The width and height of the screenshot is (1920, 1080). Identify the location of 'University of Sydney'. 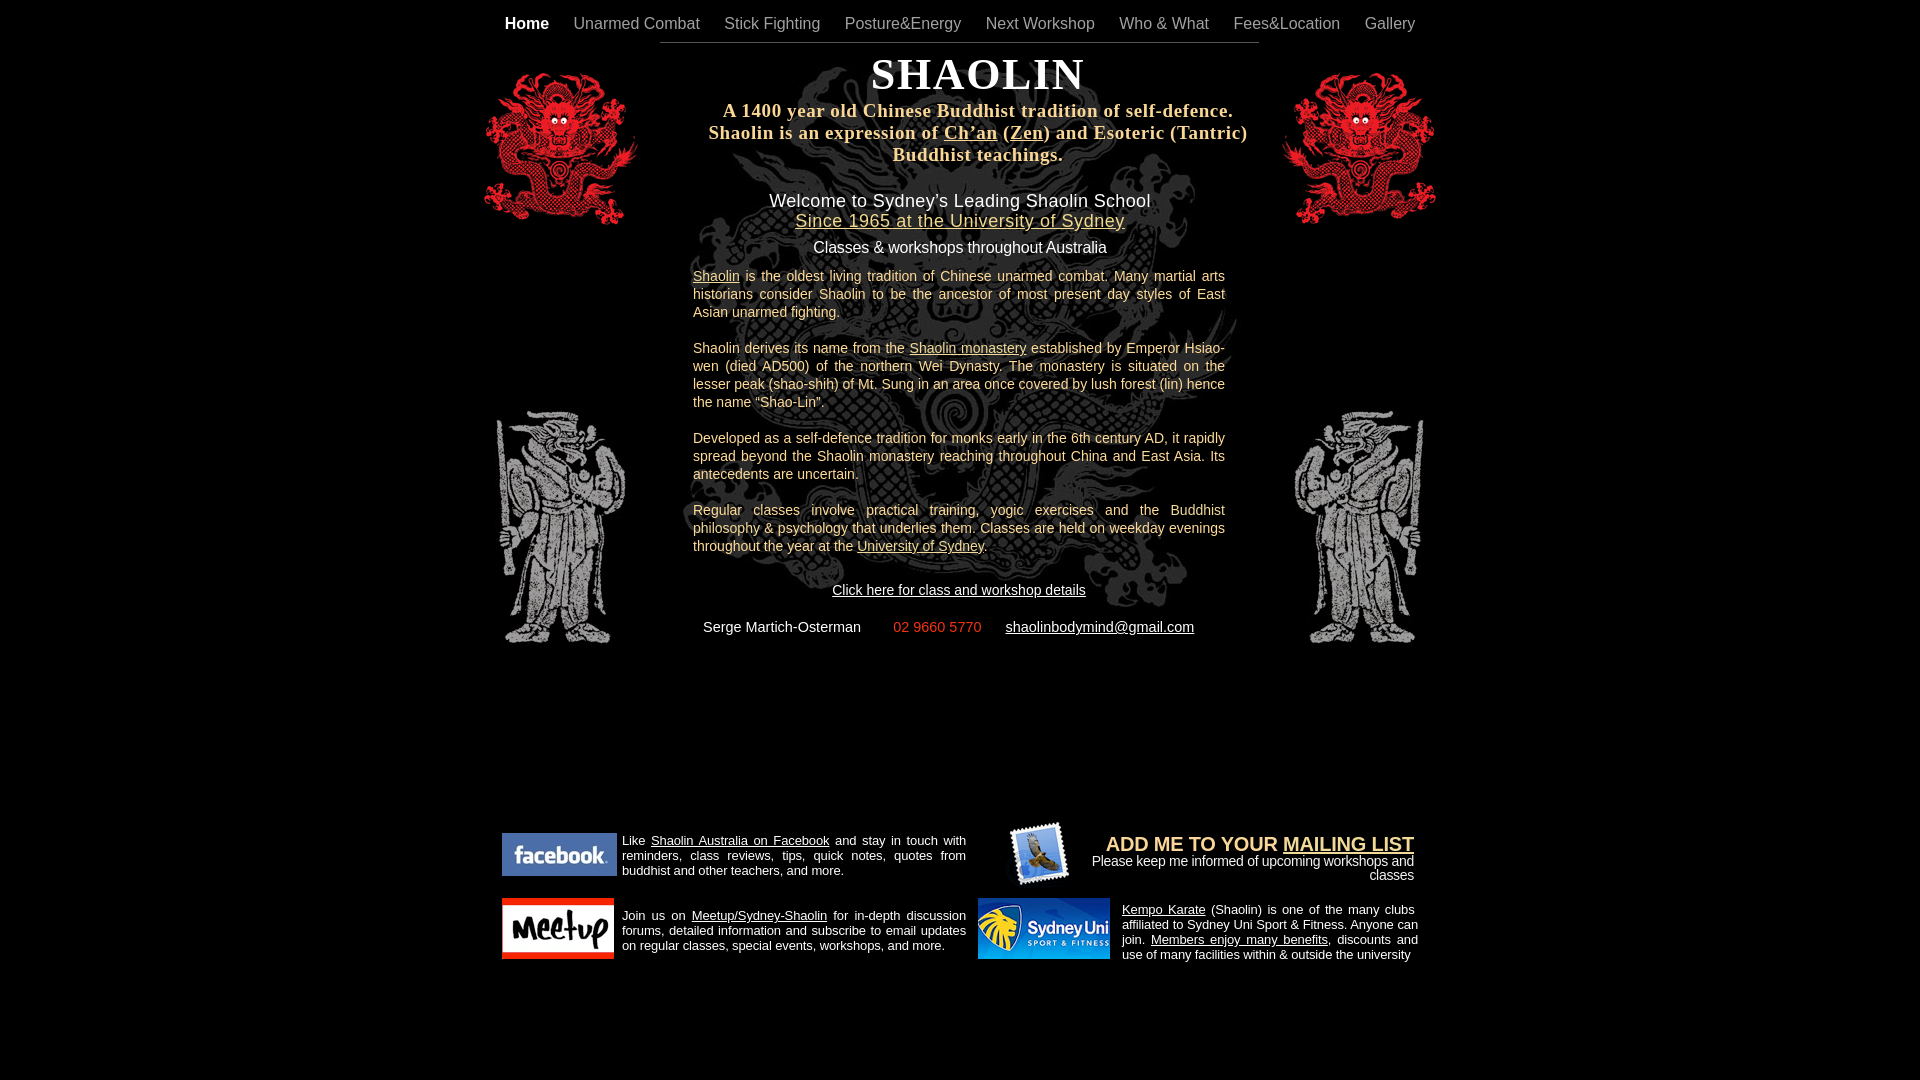
(919, 546).